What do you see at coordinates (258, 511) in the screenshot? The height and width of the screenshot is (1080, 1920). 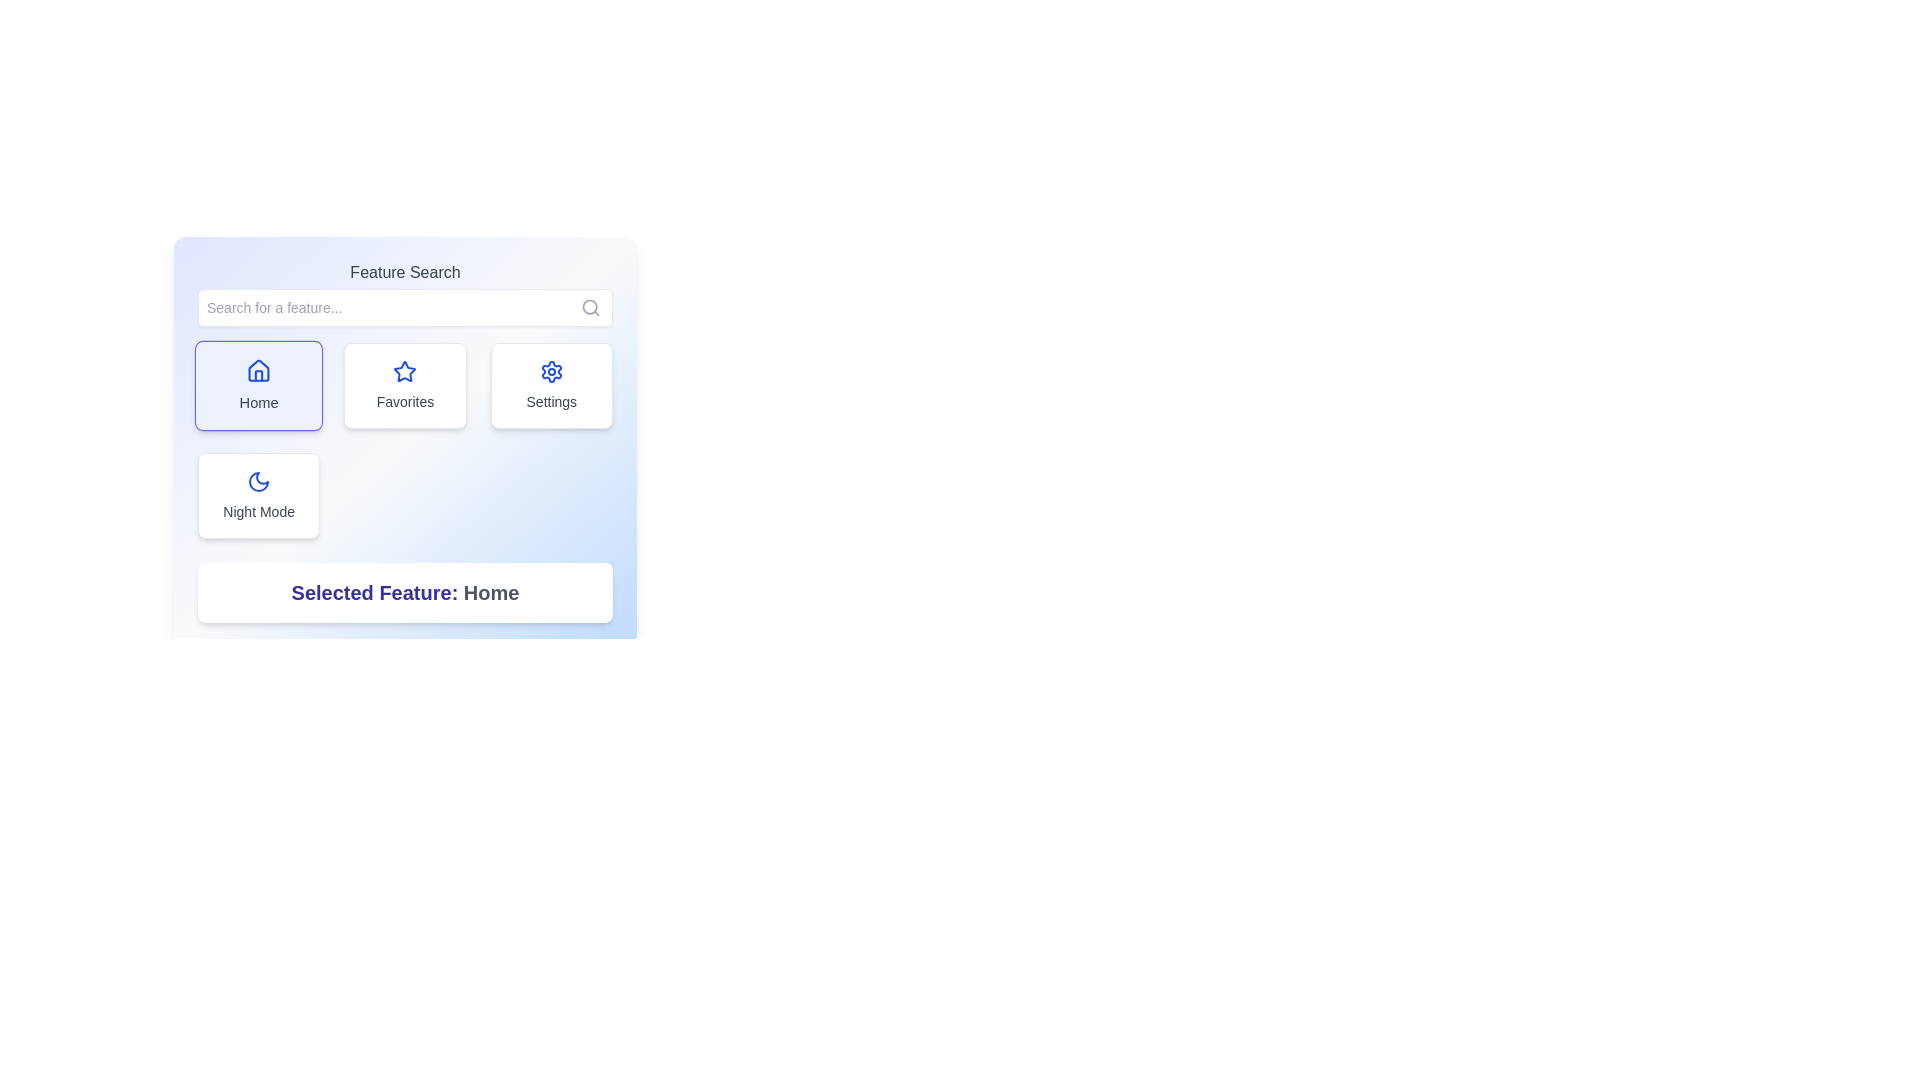 I see `the text label beneath the moon icon within the 'Night Mode' card interface, which serves as a descriptive label for the feature it represents` at bounding box center [258, 511].